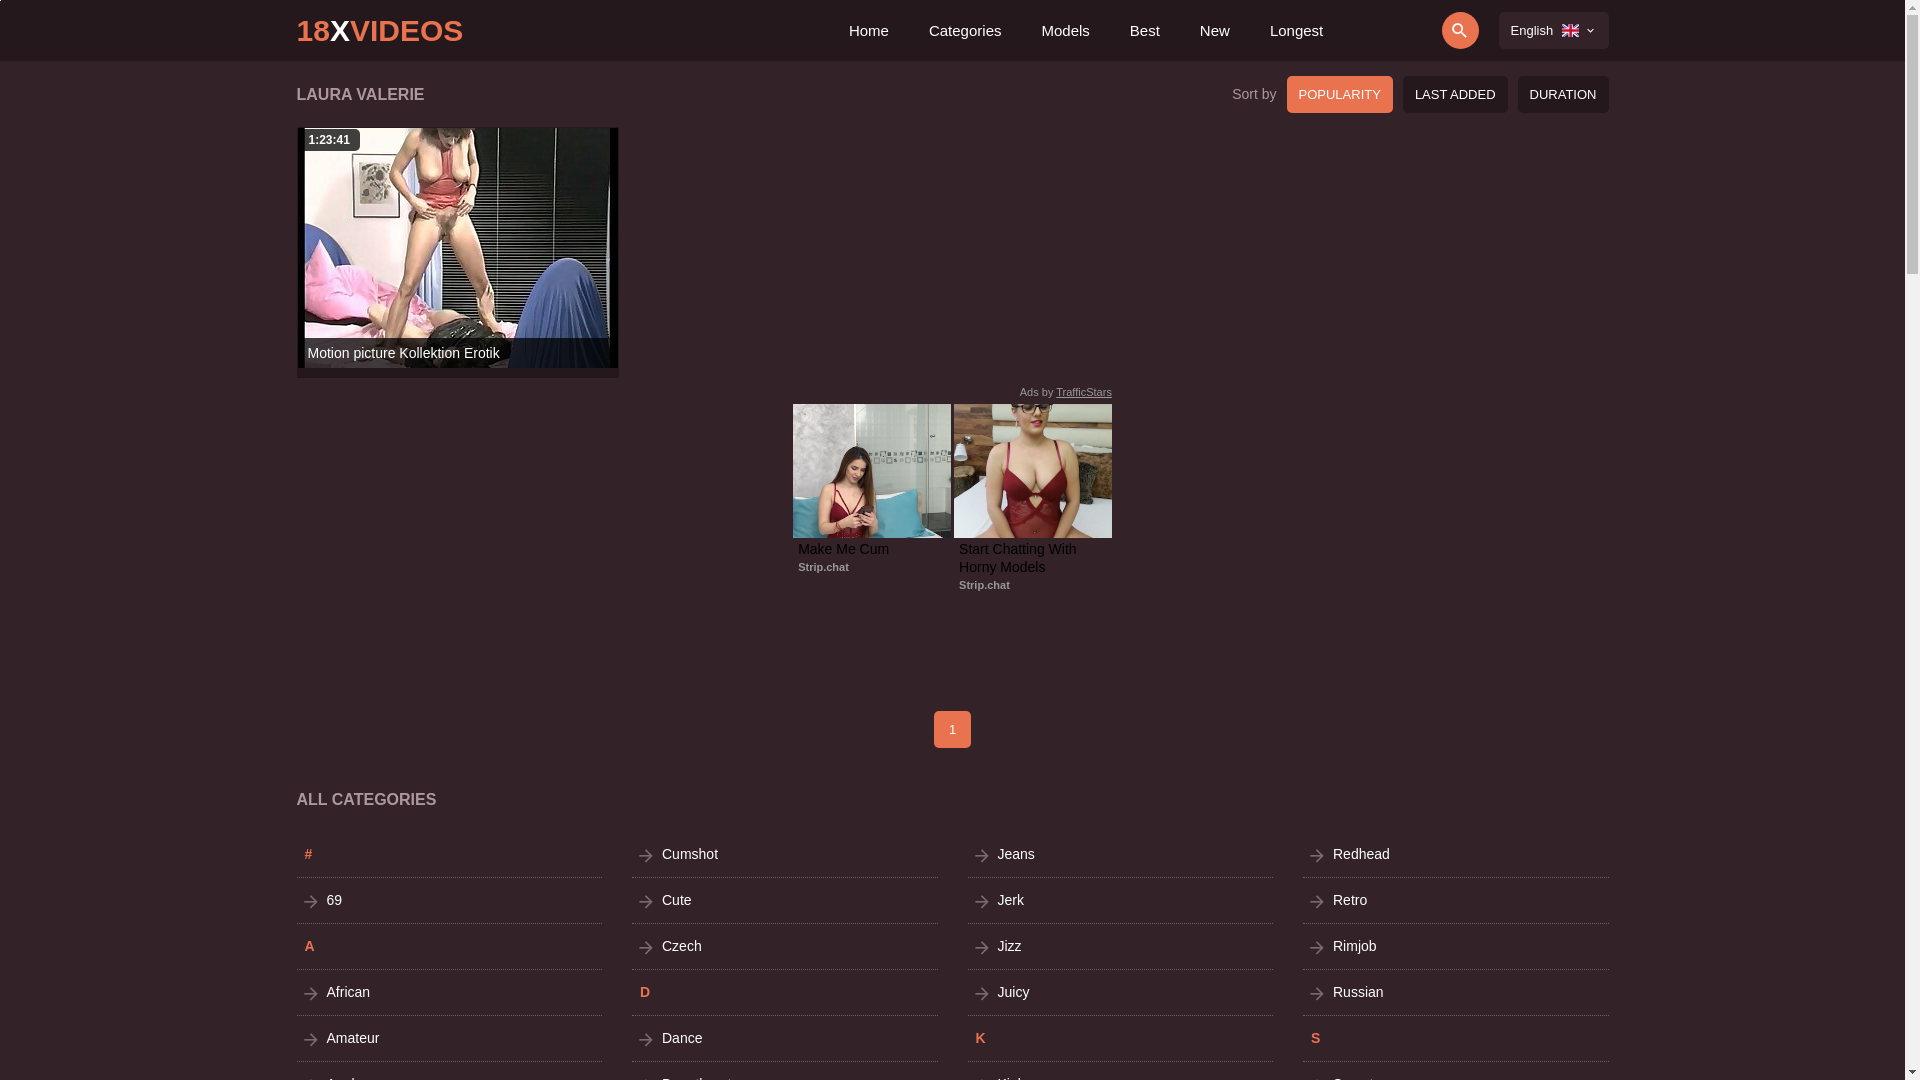 The height and width of the screenshot is (1080, 1920). What do you see at coordinates (958, 585) in the screenshot?
I see `'Strip.chat'` at bounding box center [958, 585].